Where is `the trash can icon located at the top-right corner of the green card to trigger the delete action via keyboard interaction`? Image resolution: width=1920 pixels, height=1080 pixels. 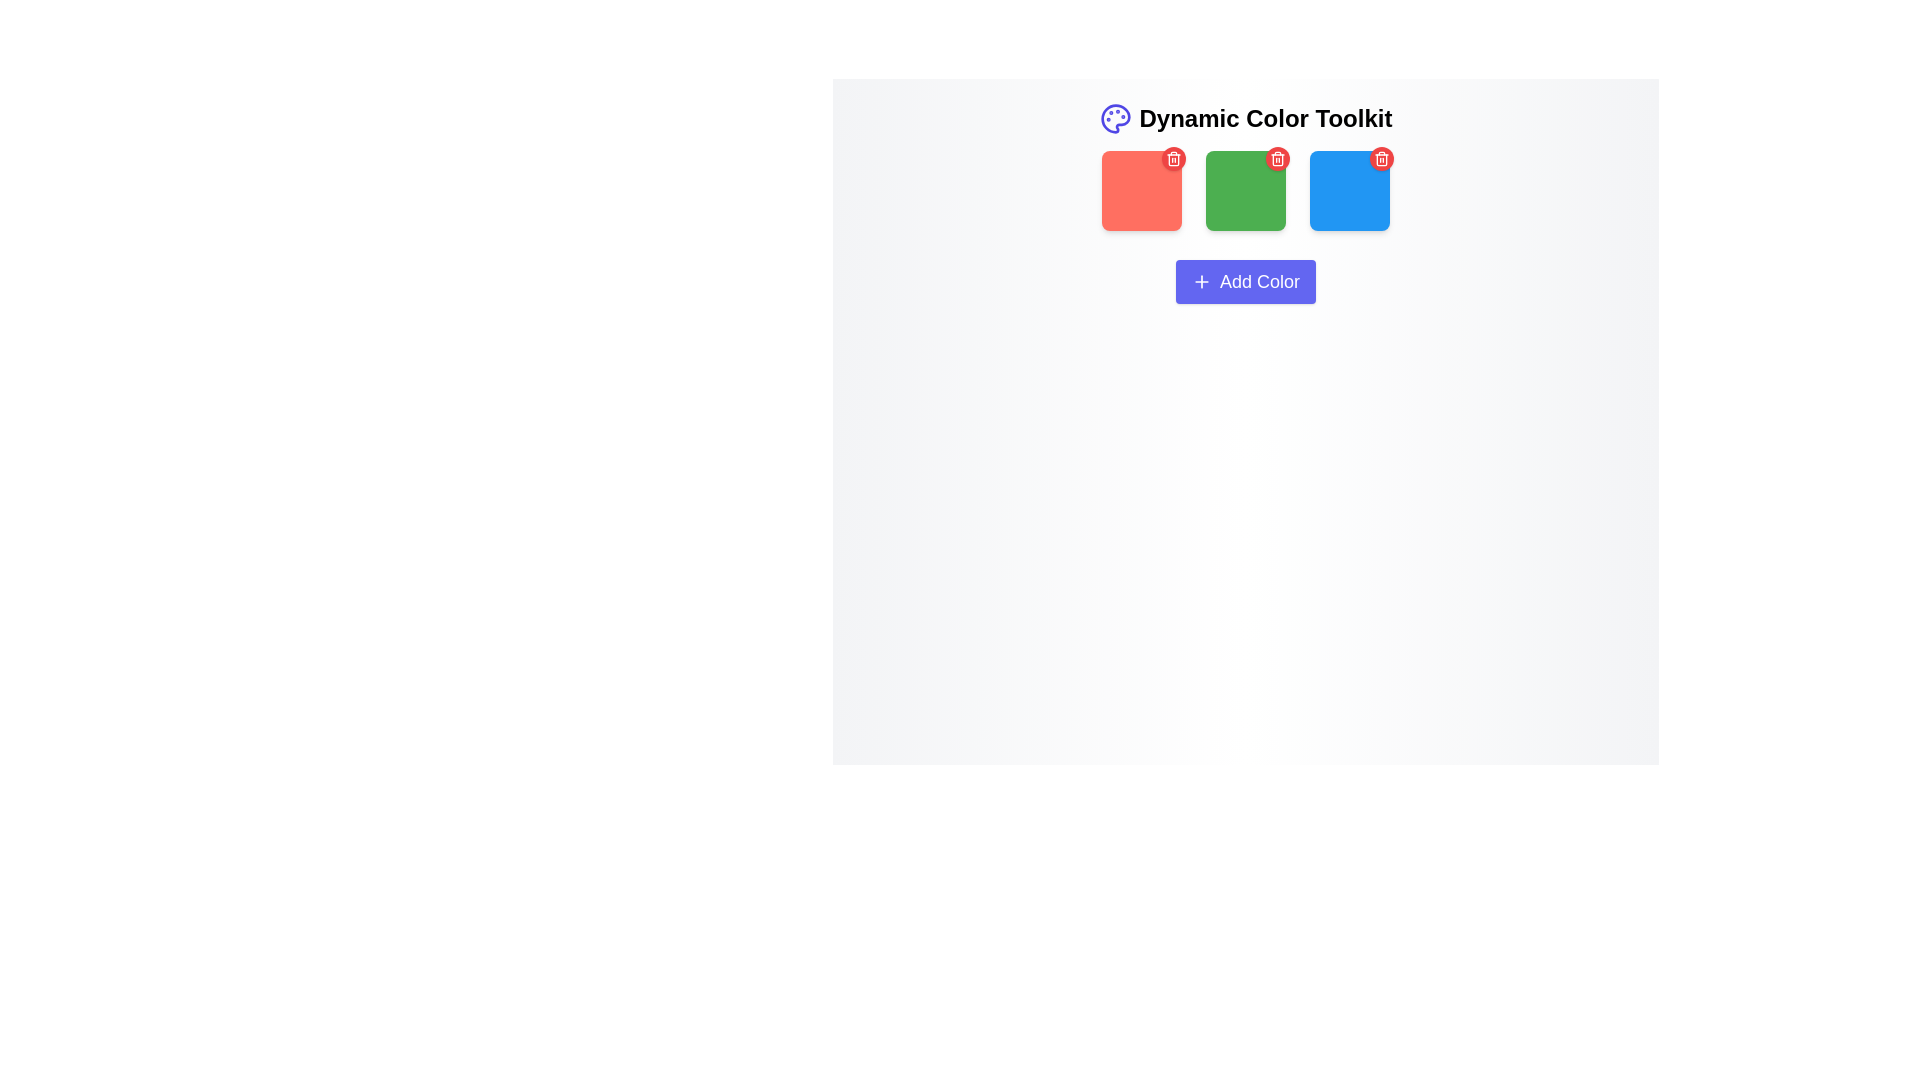
the trash can icon located at the top-right corner of the green card to trigger the delete action via keyboard interaction is located at coordinates (1381, 157).